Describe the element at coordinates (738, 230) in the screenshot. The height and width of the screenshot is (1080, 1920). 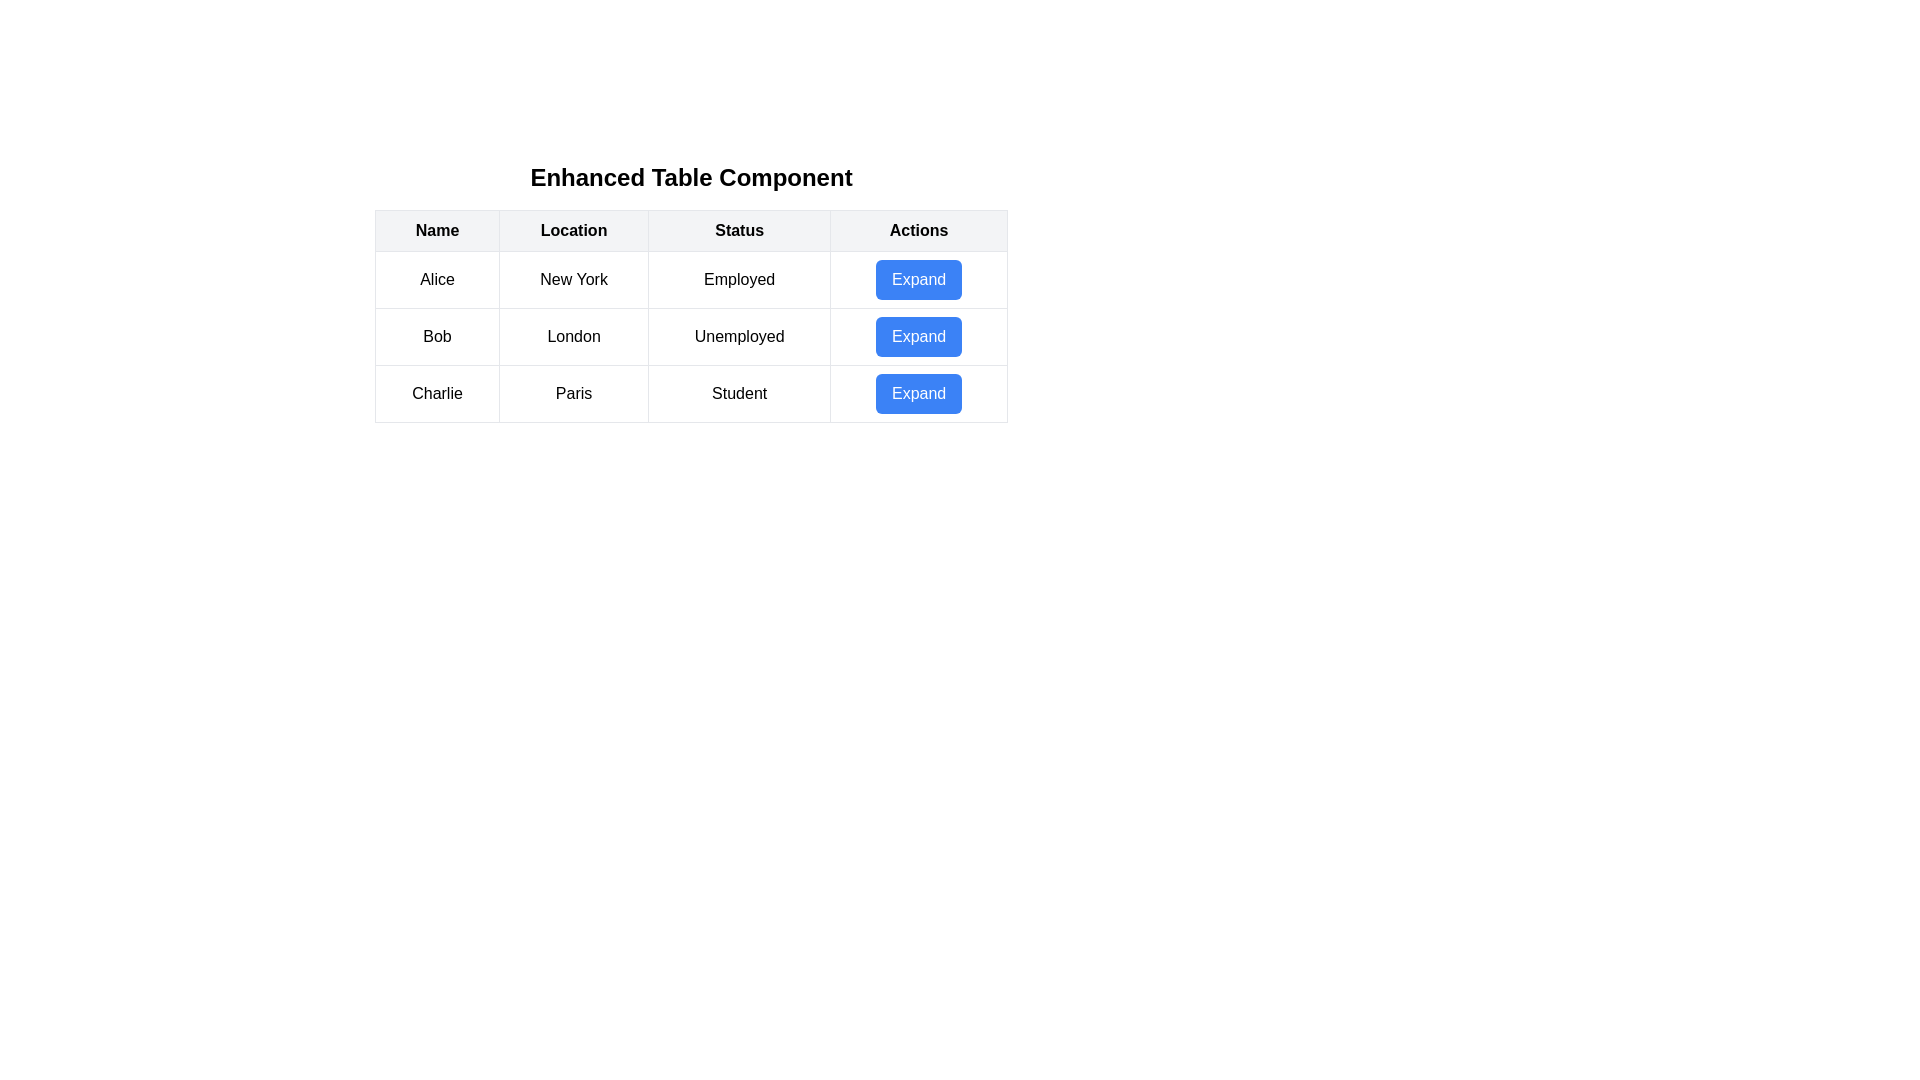
I see `the 'Status' header cell in the table, which is styled with centered bold typography and is the third column header between 'Location' and 'Actions'` at that location.